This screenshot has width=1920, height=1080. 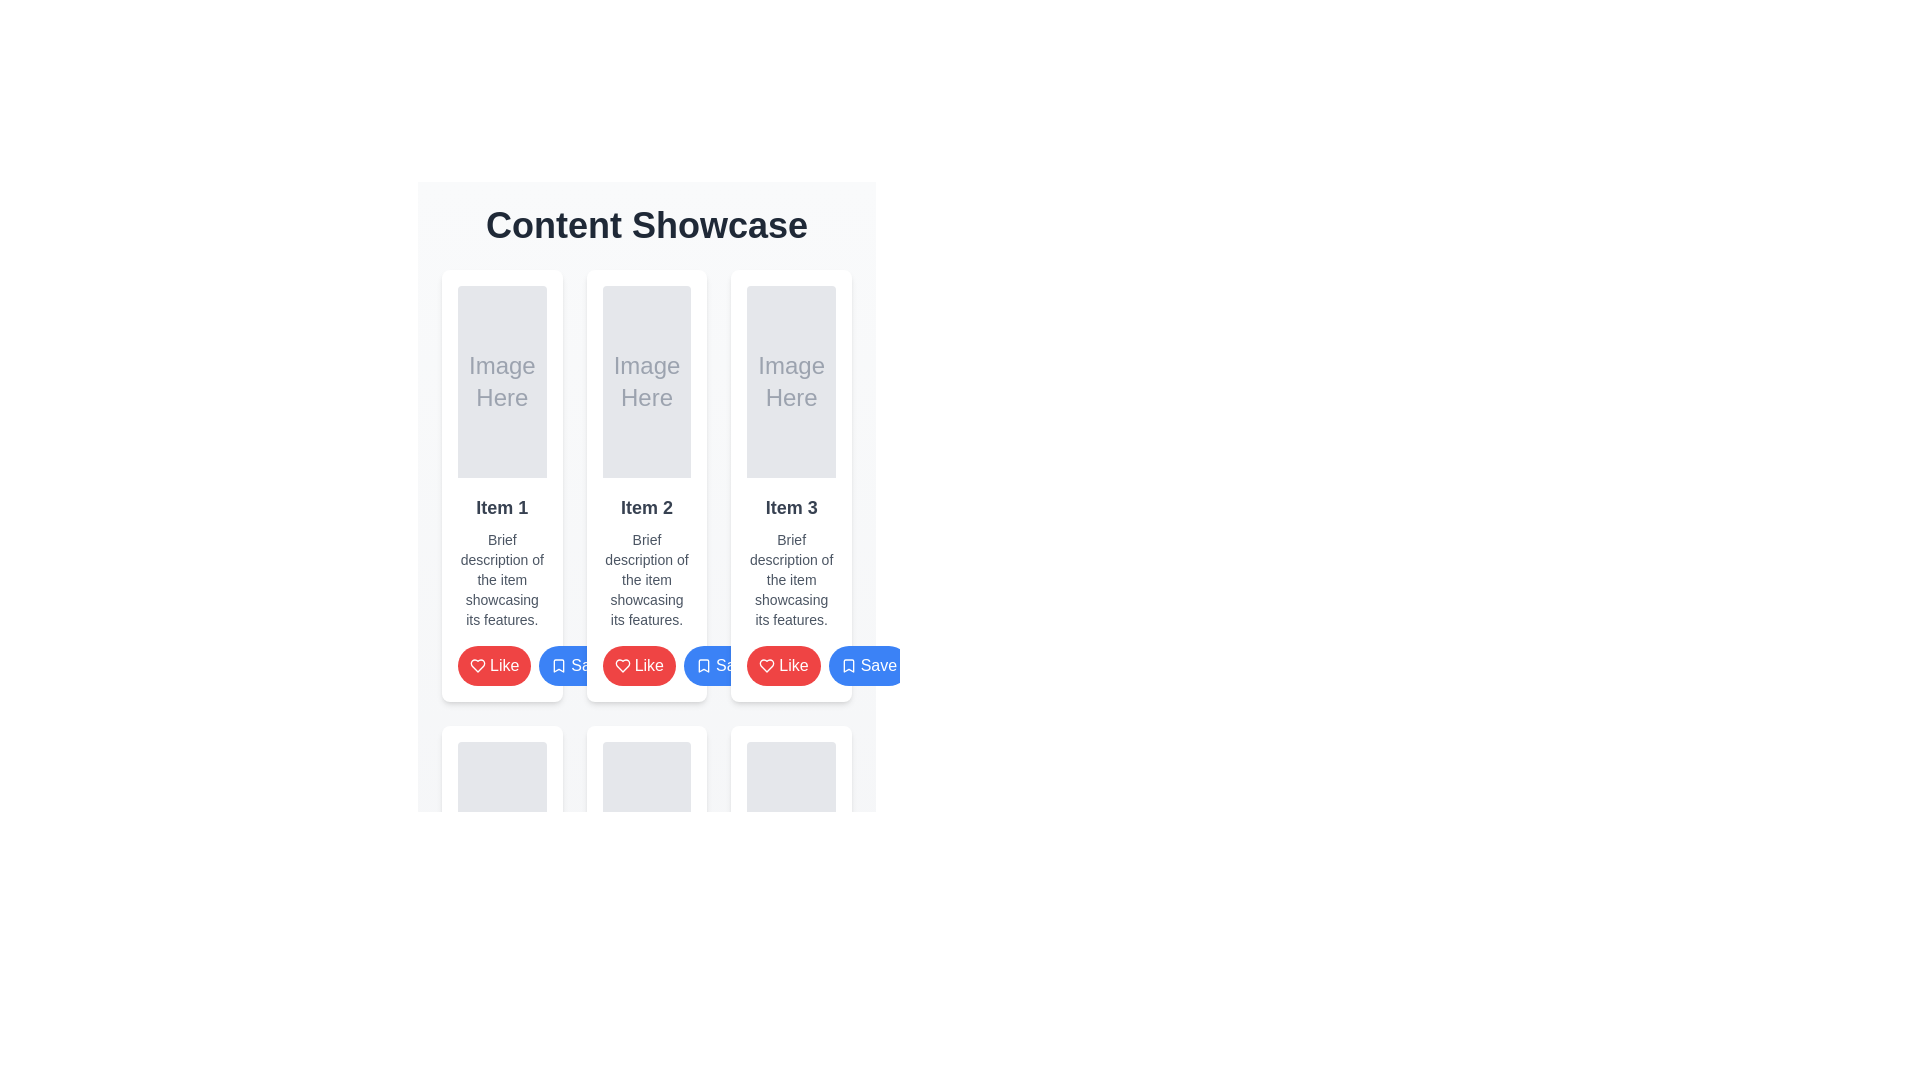 What do you see at coordinates (647, 579) in the screenshot?
I see `the static text block that provides a brief description of the item in the second card, located below the heading 'Item 2' and above the 'Like' and 'Save' buttons` at bounding box center [647, 579].